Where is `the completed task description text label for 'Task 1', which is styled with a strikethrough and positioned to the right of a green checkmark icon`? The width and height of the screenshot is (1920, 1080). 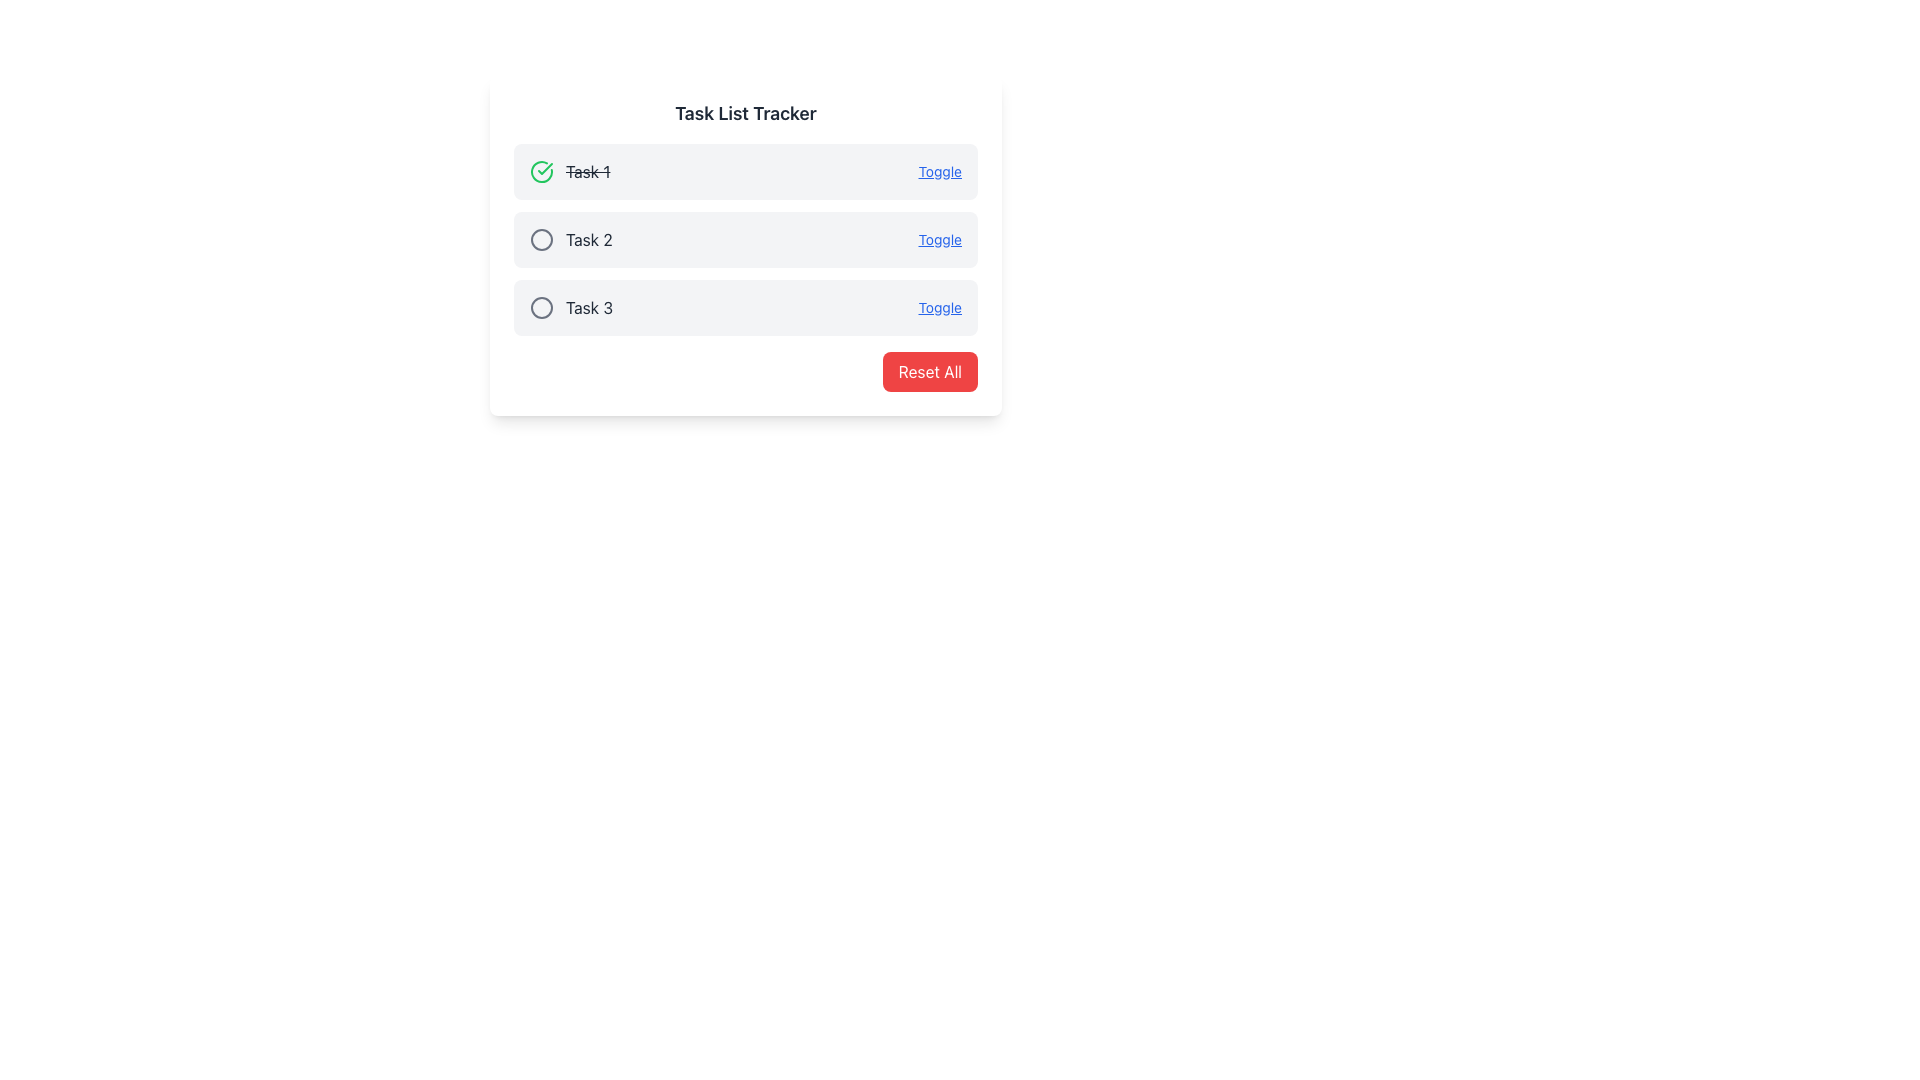 the completed task description text label for 'Task 1', which is styled with a strikethrough and positioned to the right of a green checkmark icon is located at coordinates (569, 171).